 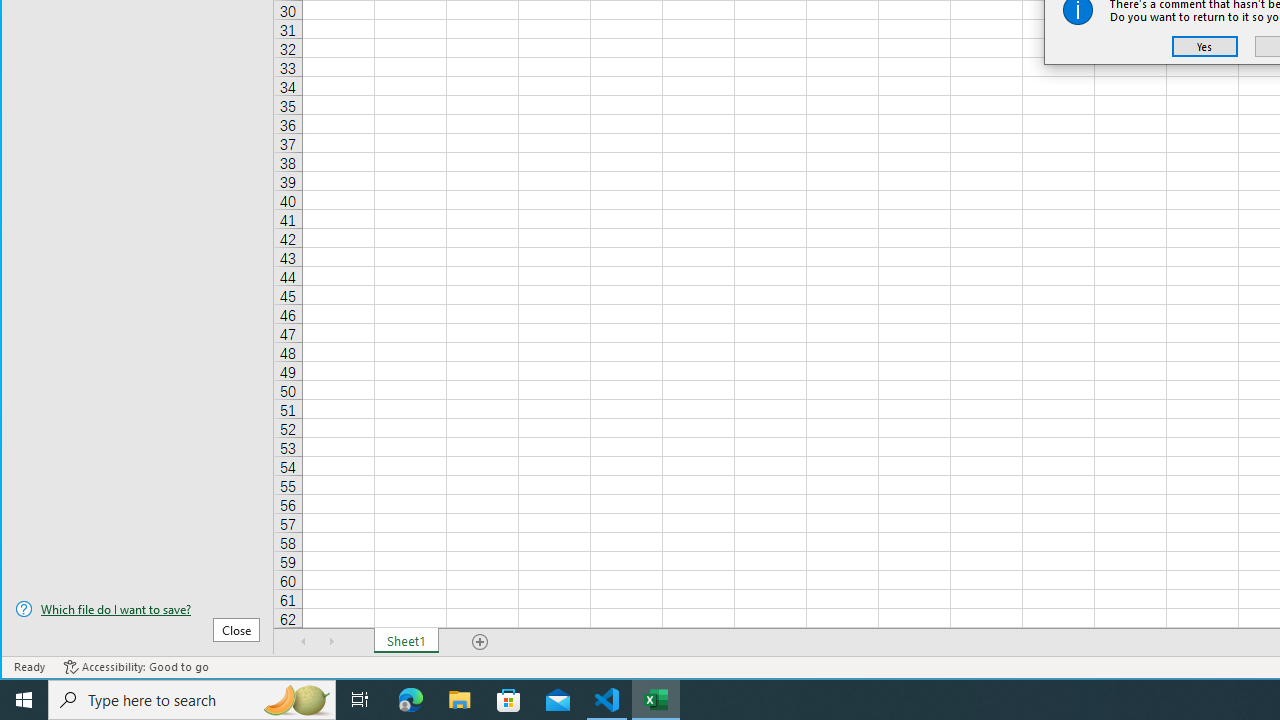 I want to click on 'Excel - 1 running window', so click(x=656, y=698).